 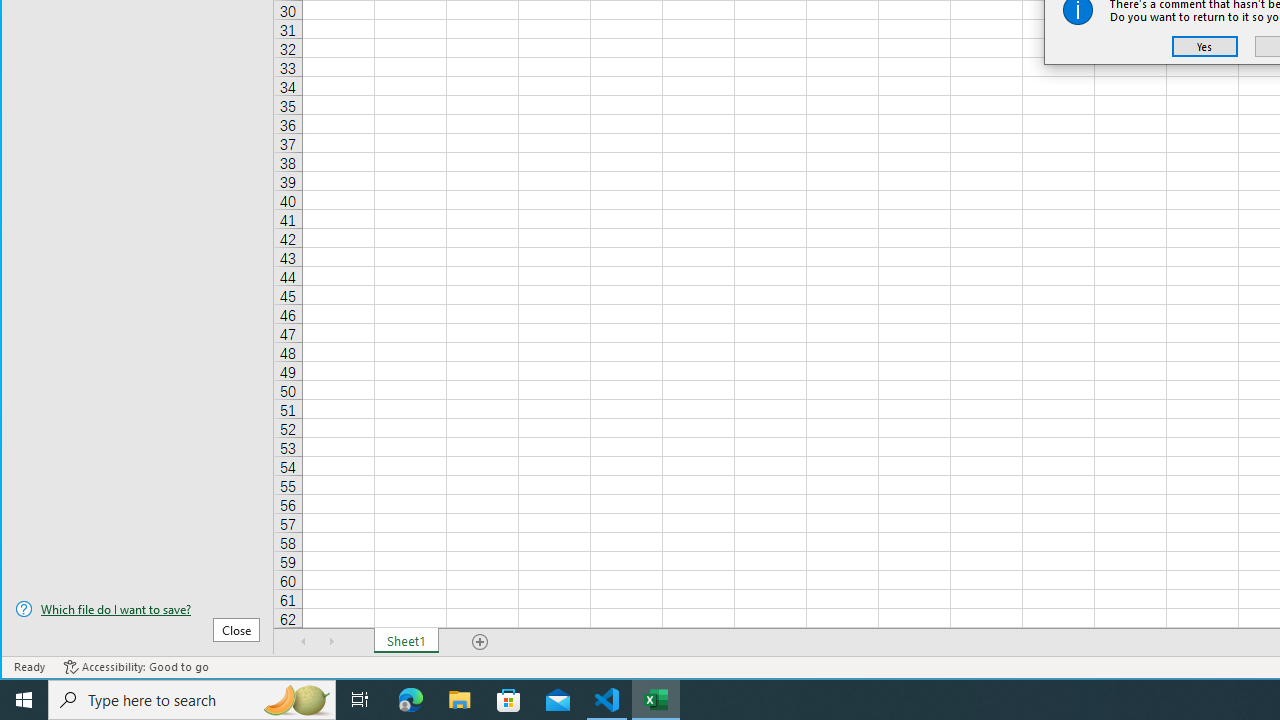 I want to click on 'Excel - 1 running window', so click(x=656, y=698).